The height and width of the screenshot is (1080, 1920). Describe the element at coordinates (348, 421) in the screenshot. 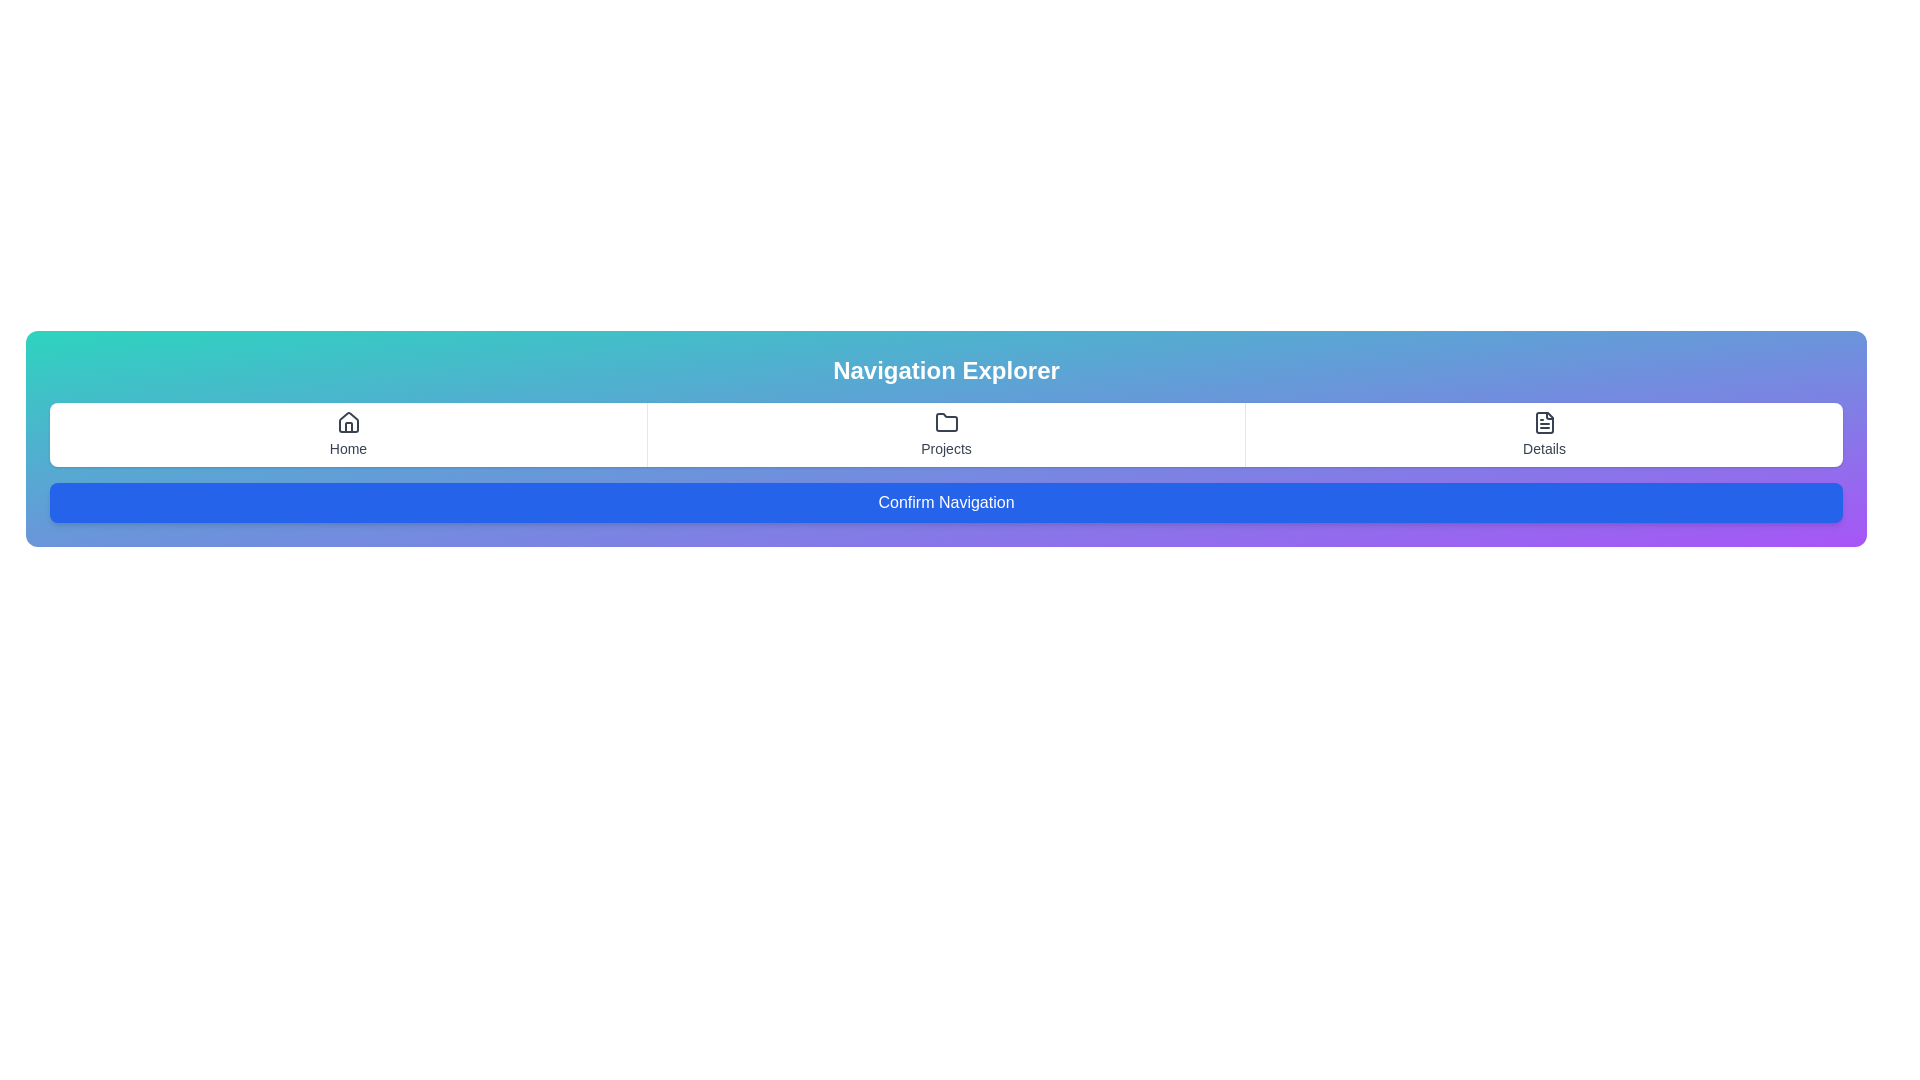

I see `the house-shaped icon located above the 'Home' text in the navigation bar` at that location.